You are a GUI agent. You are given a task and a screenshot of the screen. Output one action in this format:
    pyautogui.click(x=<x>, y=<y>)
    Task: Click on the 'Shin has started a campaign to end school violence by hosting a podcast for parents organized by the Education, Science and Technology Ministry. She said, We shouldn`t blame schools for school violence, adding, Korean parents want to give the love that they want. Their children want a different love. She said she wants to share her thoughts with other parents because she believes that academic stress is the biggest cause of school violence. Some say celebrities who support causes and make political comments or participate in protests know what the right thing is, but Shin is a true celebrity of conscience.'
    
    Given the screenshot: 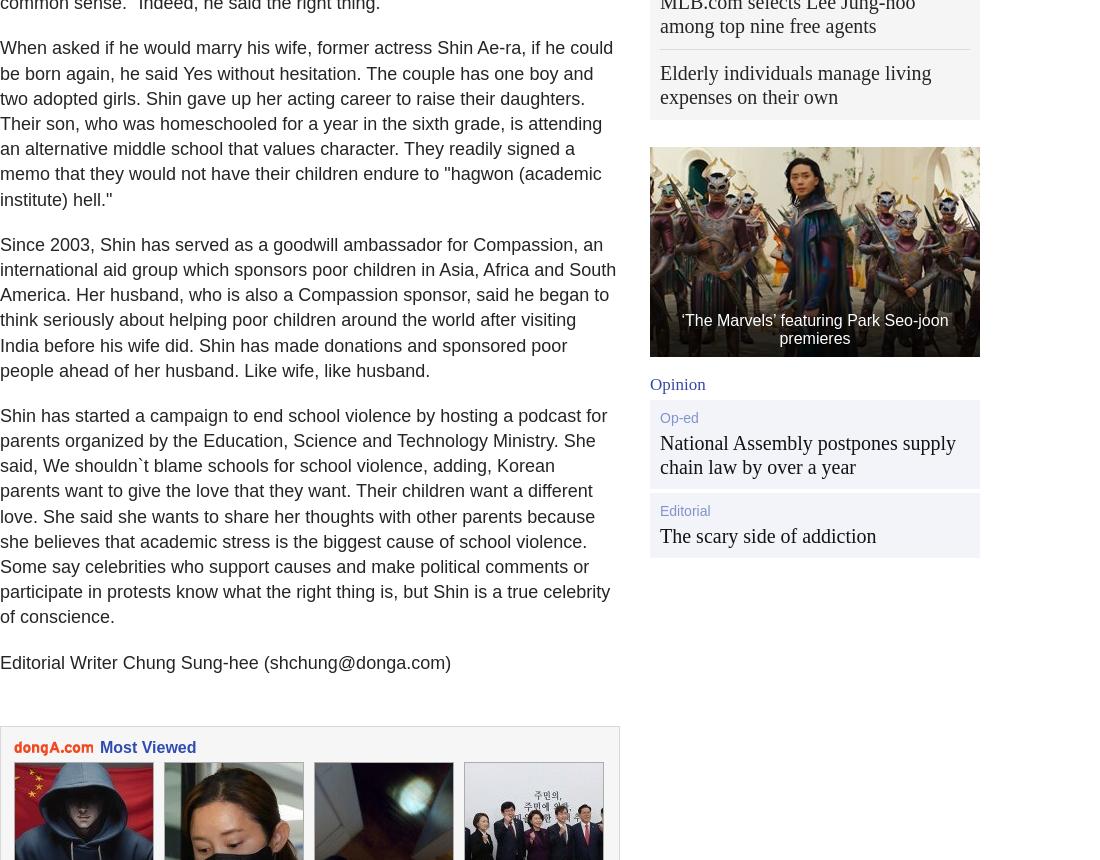 What is the action you would take?
    pyautogui.click(x=304, y=515)
    